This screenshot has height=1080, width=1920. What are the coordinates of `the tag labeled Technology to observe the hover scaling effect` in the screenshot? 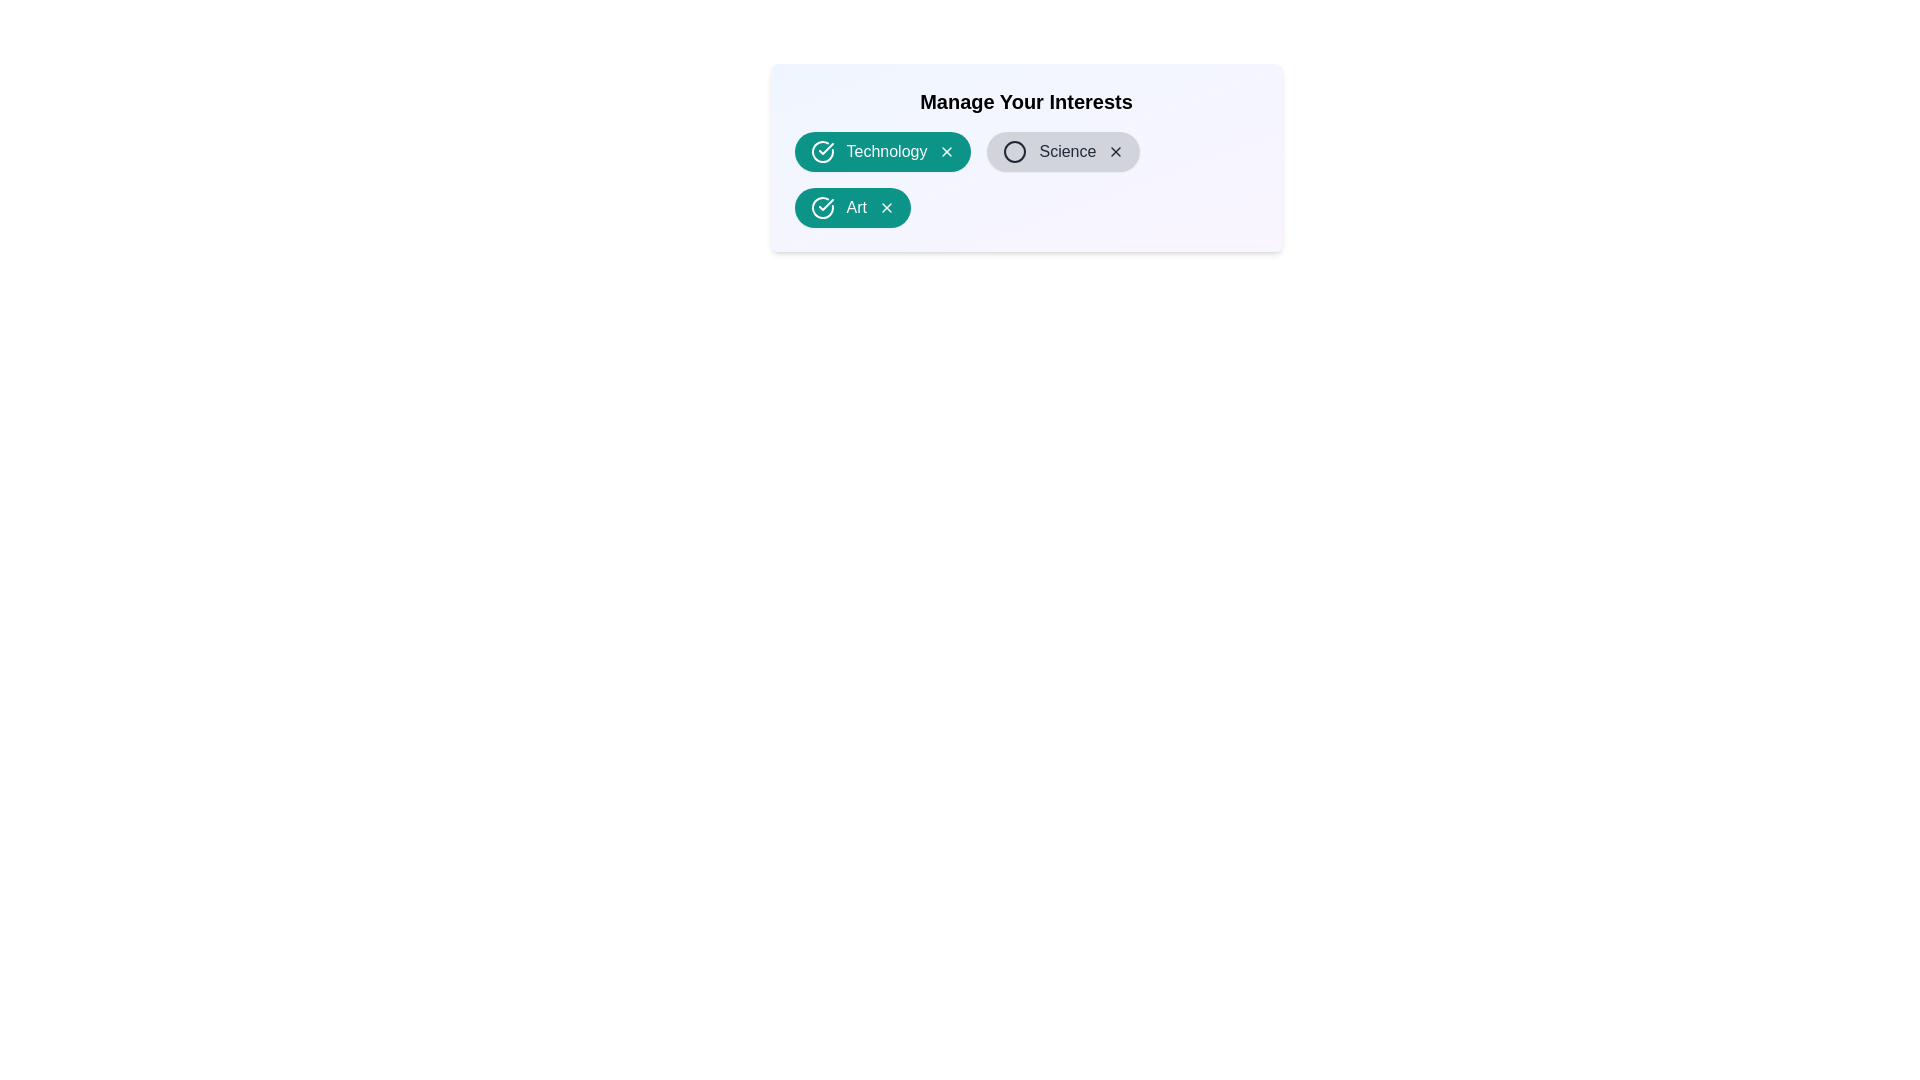 It's located at (882, 150).